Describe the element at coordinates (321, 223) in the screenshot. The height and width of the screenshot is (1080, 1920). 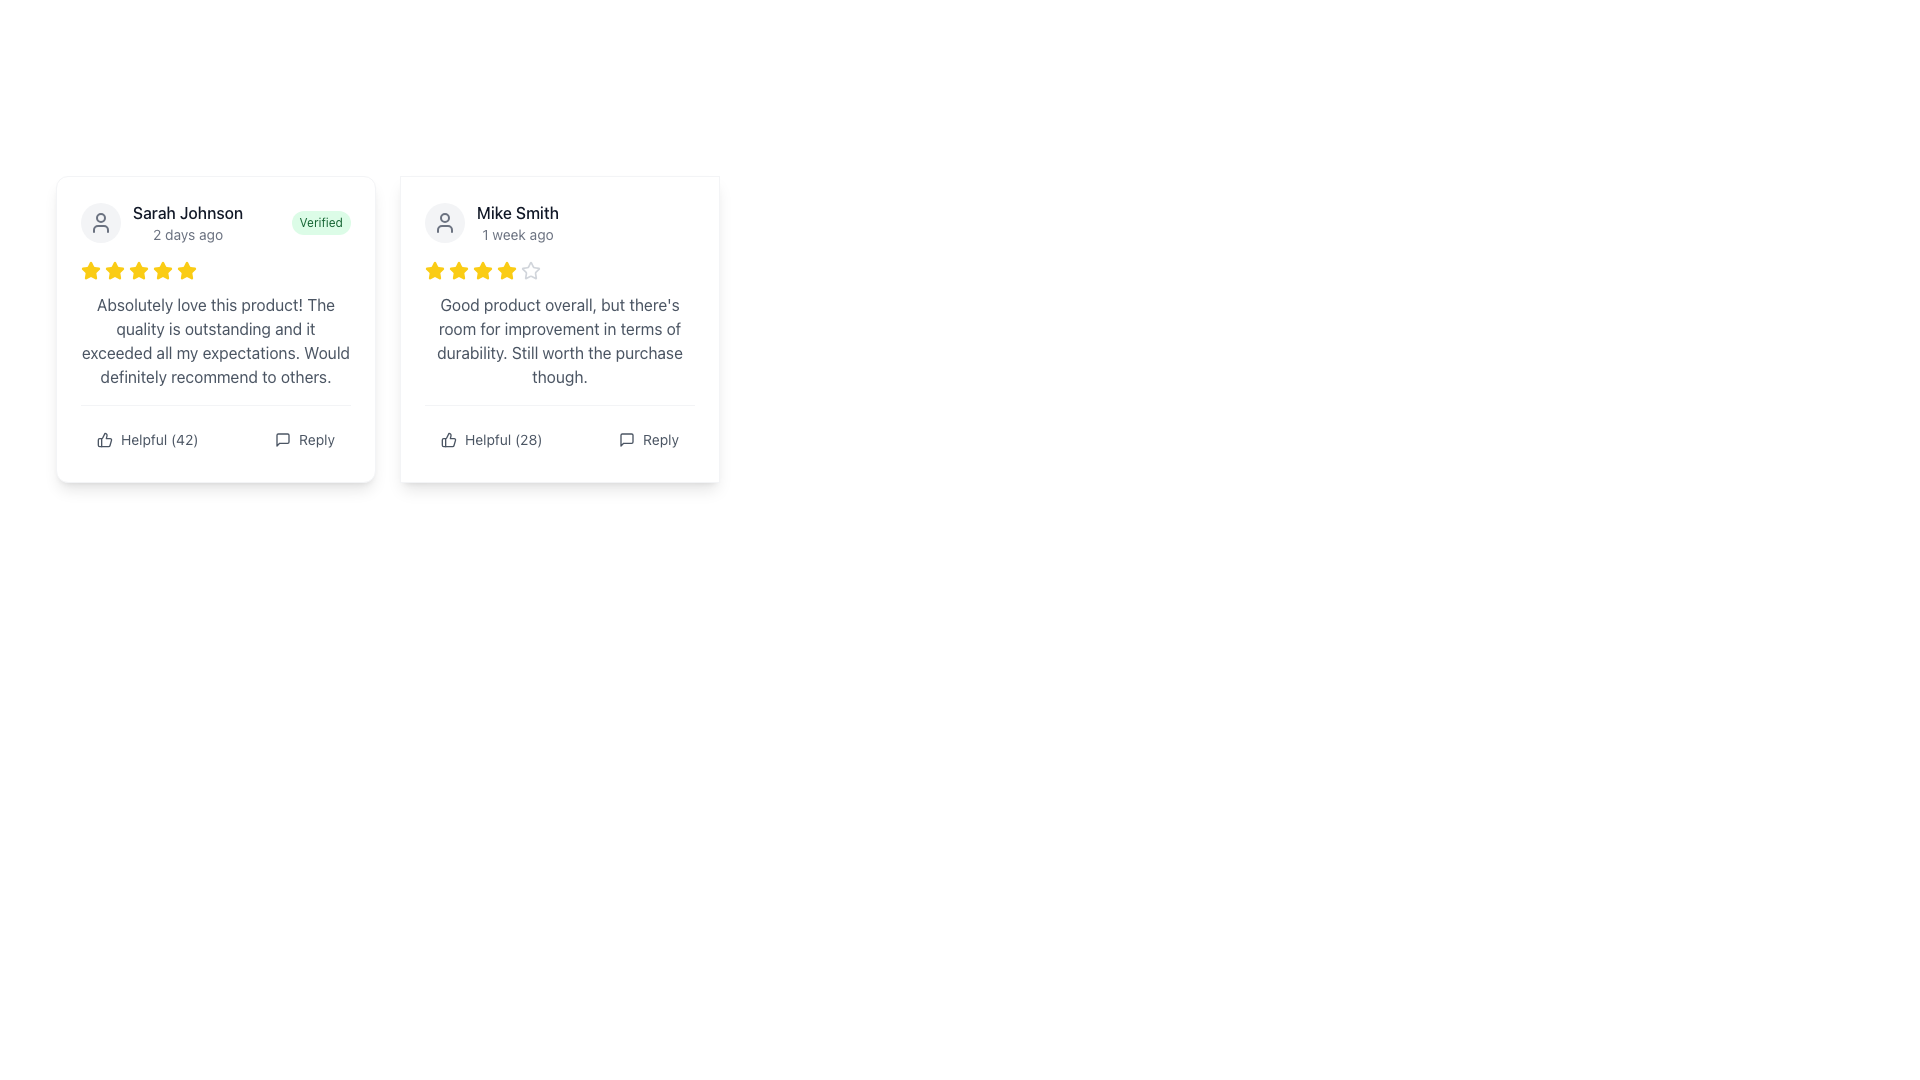
I see `the 'Verified' label, which is styled with a green background and appears to the right of 'Sarah Johnson' and the time label '2 days ago'` at that location.